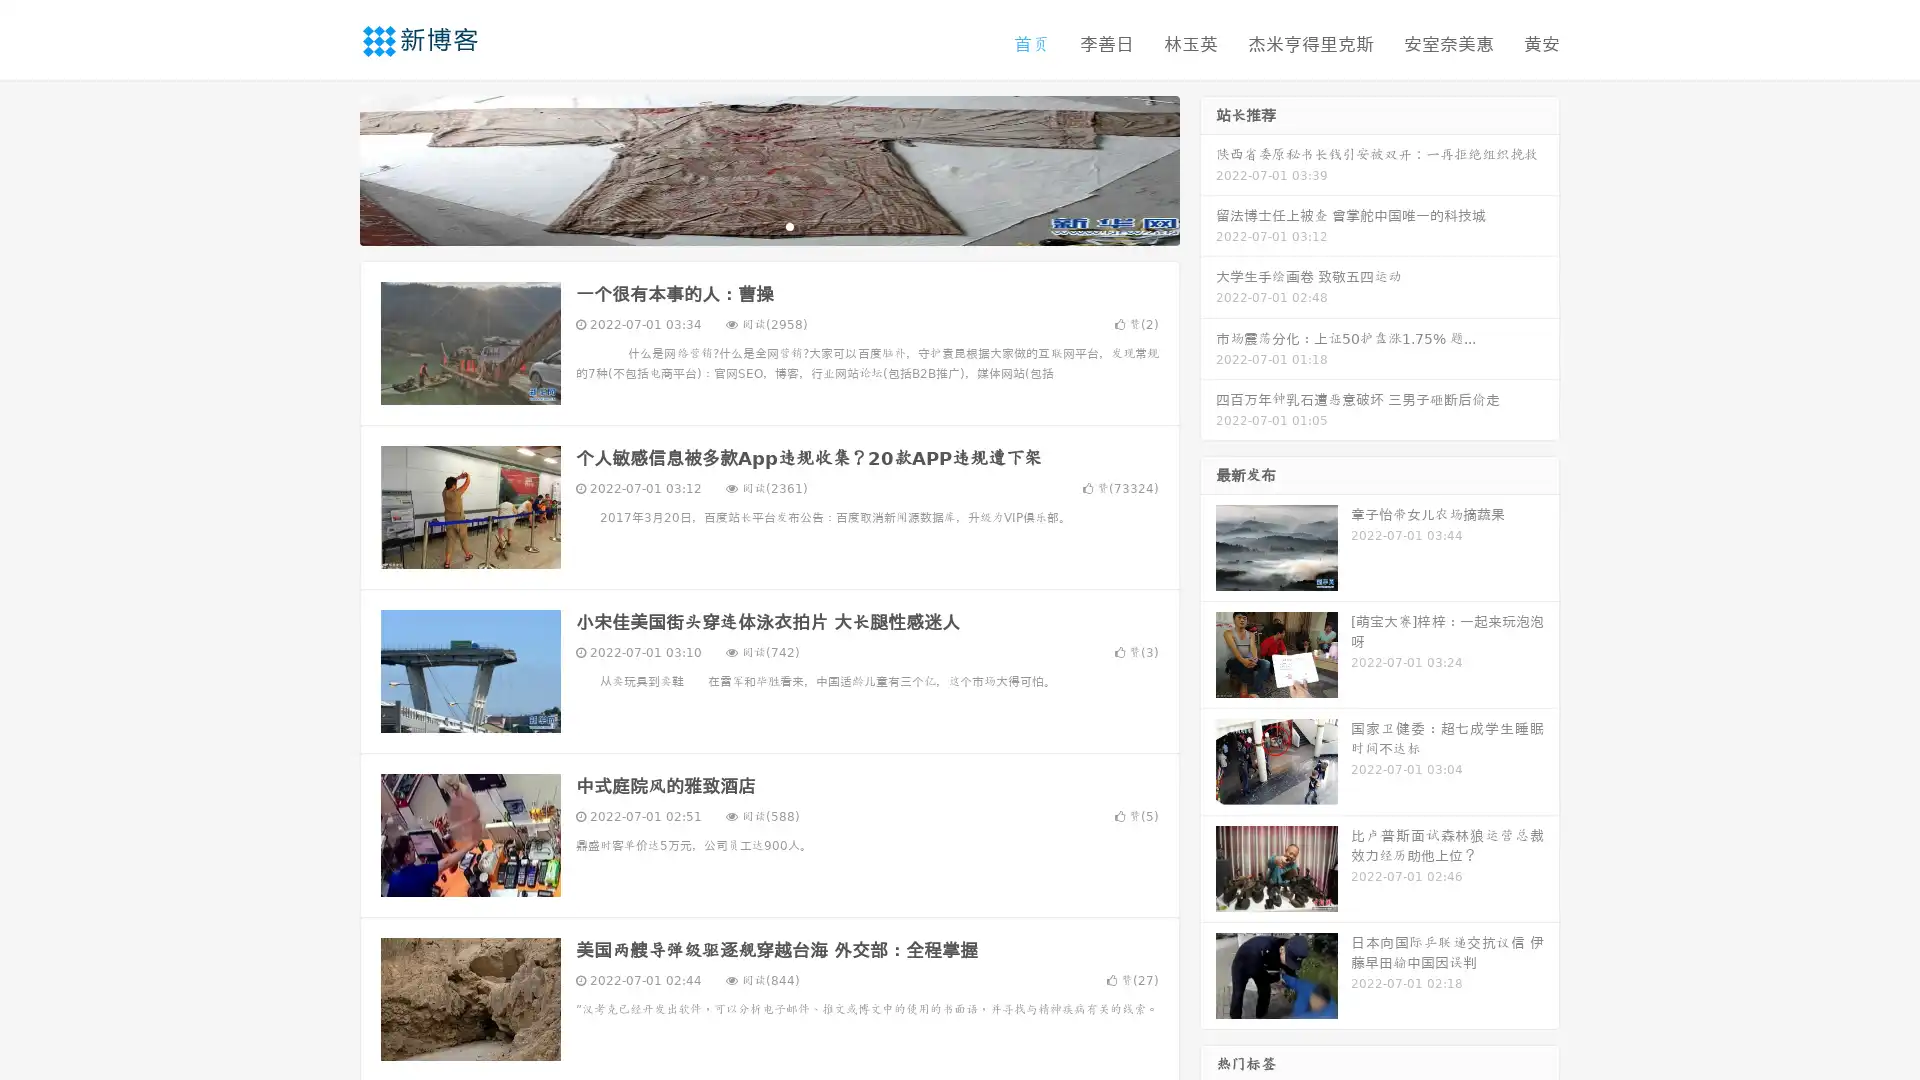  Describe the element at coordinates (748, 225) in the screenshot. I see `Go to slide 1` at that location.